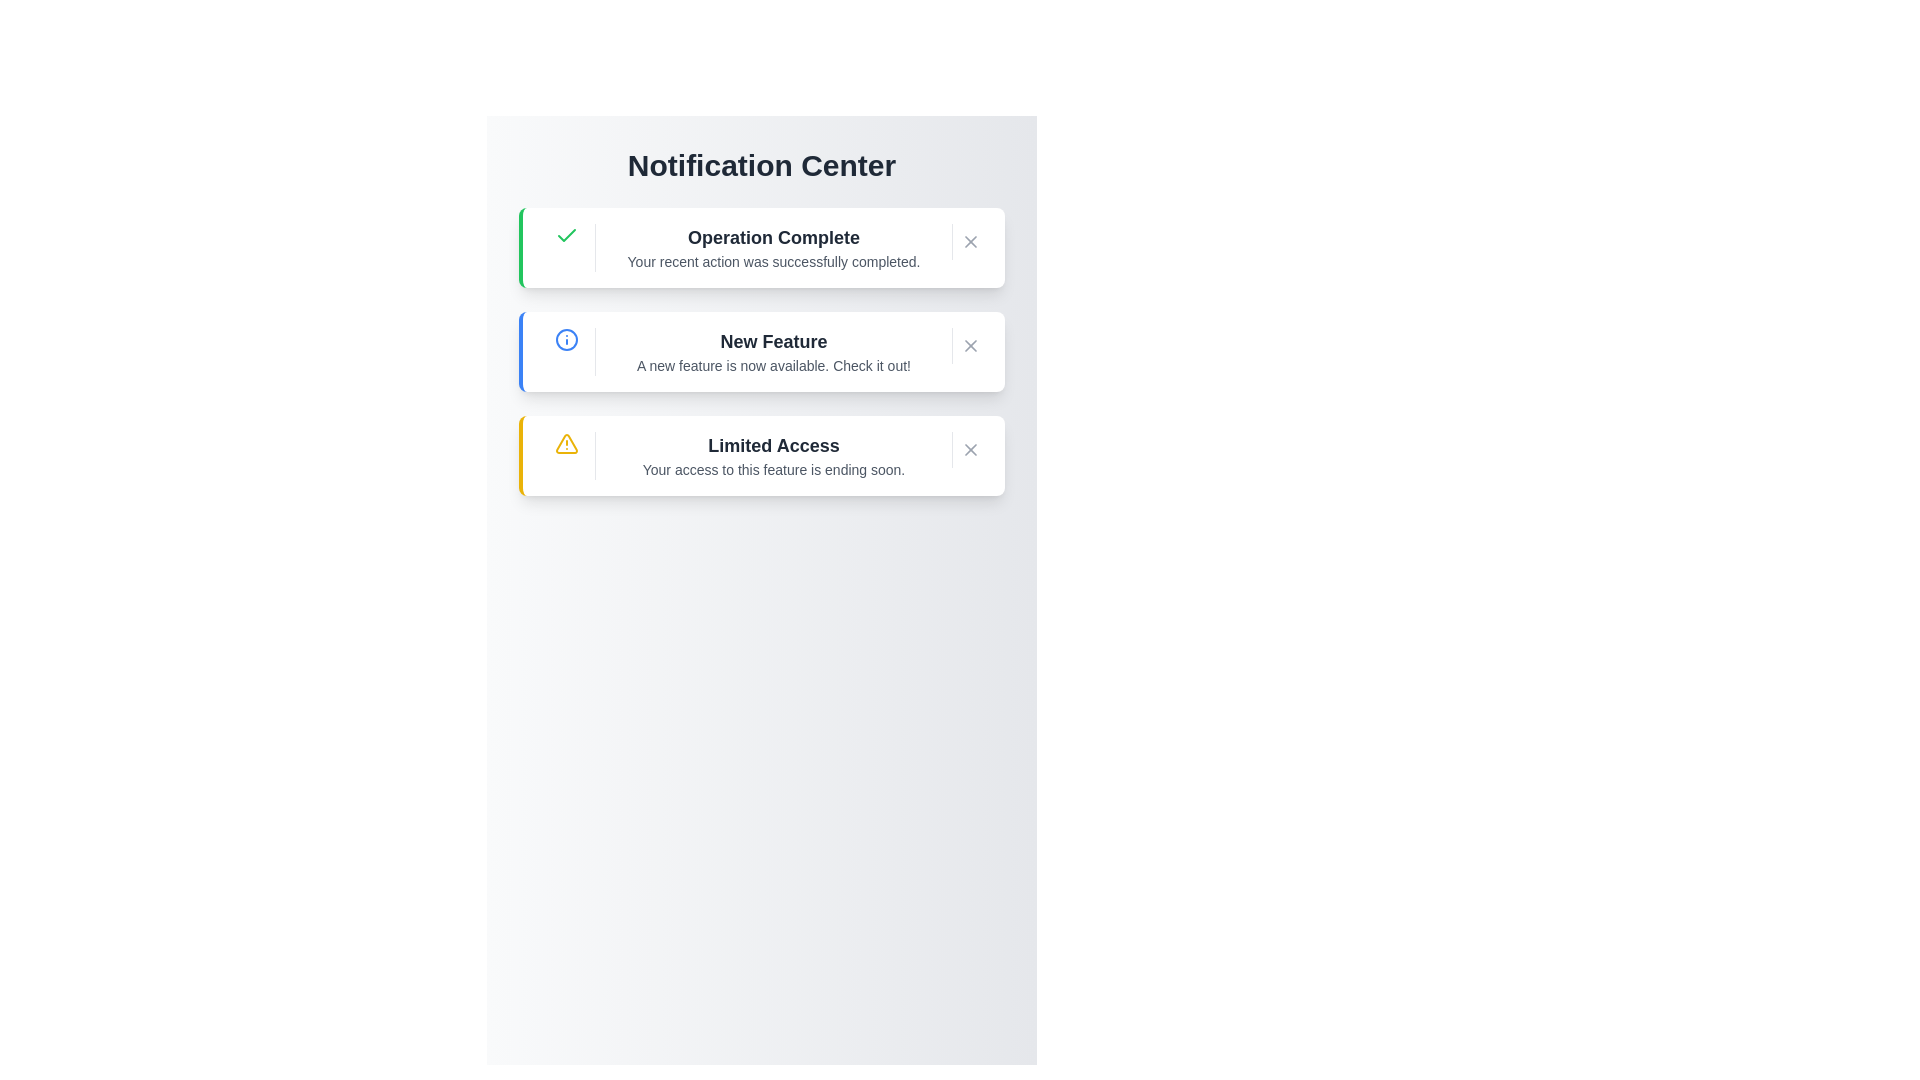 This screenshot has width=1920, height=1080. Describe the element at coordinates (772, 261) in the screenshot. I see `the static text displaying the message 'Your recent action was successfully completed.' which is located beneath the heading 'Operation Complete' in the Notification Center` at that location.